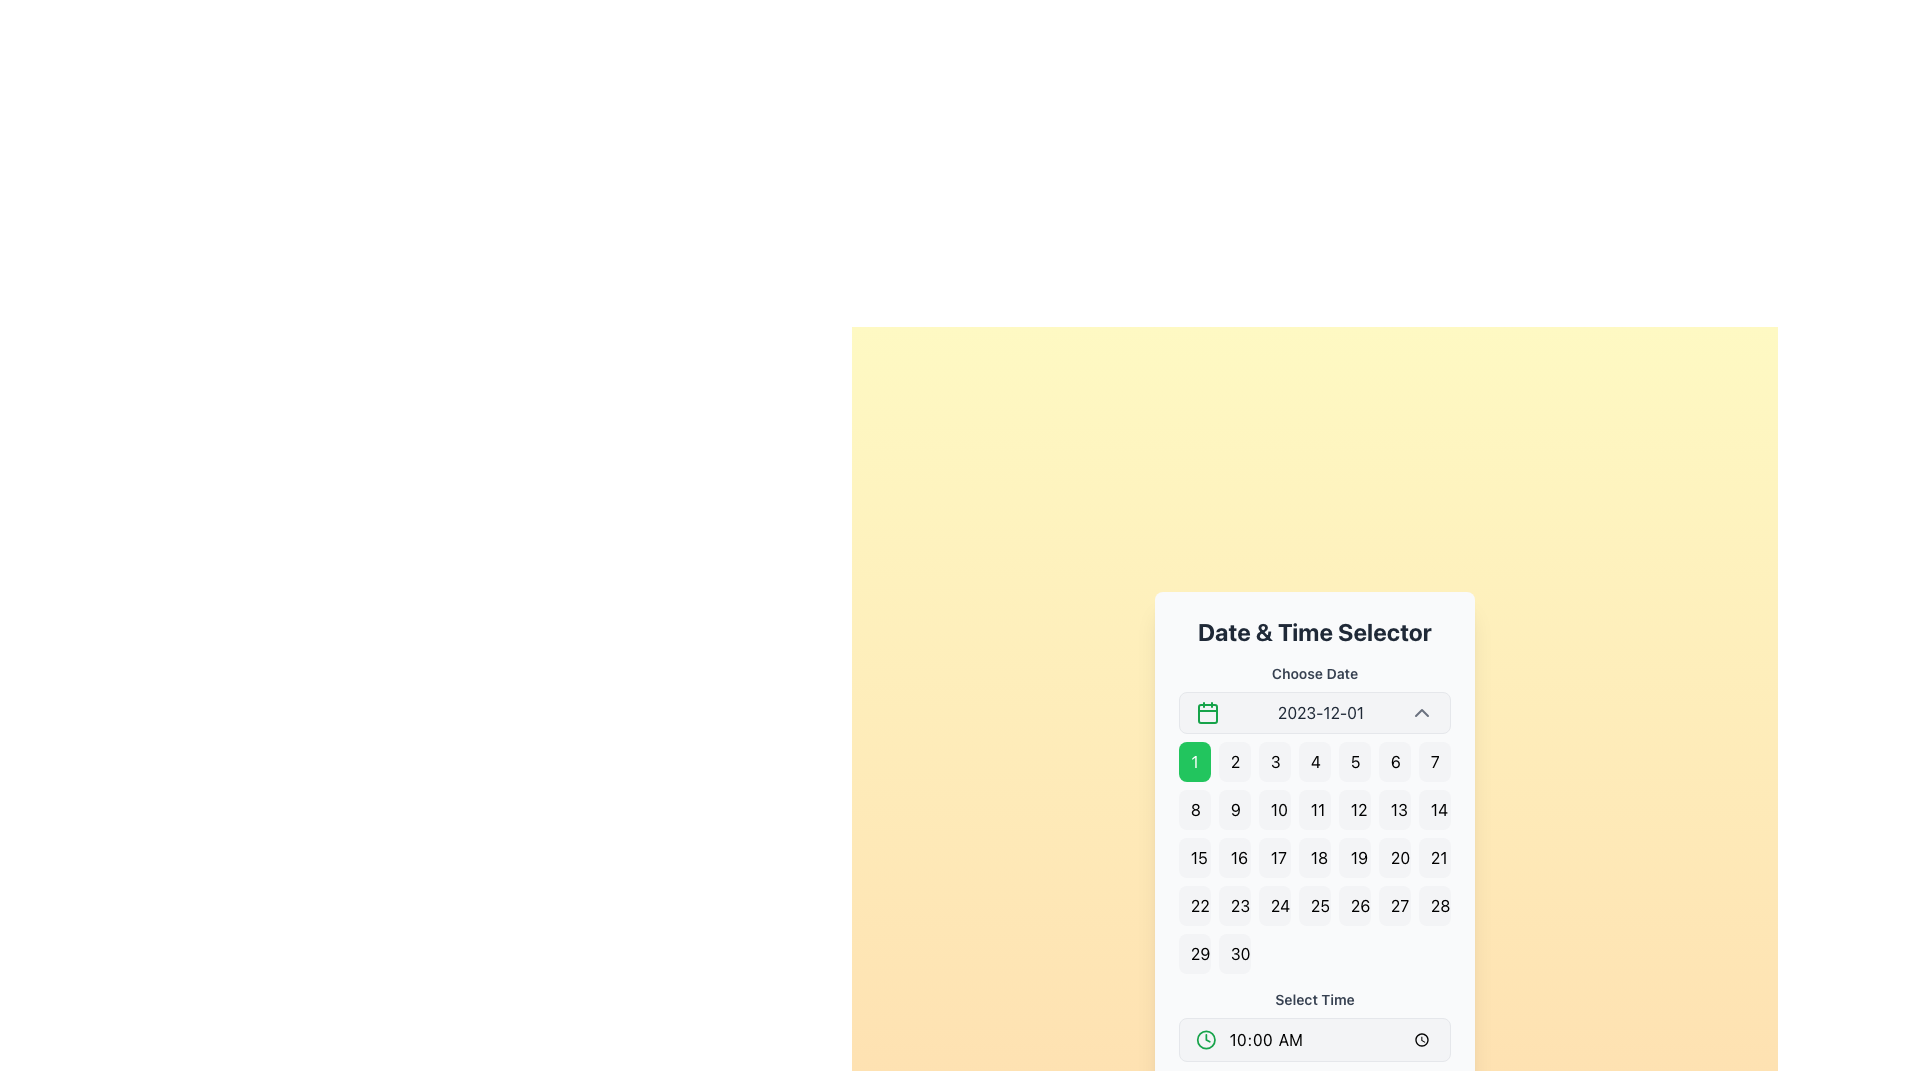 The image size is (1920, 1080). What do you see at coordinates (1394, 906) in the screenshot?
I see `the button displaying the number '27' in the date picker UI` at bounding box center [1394, 906].